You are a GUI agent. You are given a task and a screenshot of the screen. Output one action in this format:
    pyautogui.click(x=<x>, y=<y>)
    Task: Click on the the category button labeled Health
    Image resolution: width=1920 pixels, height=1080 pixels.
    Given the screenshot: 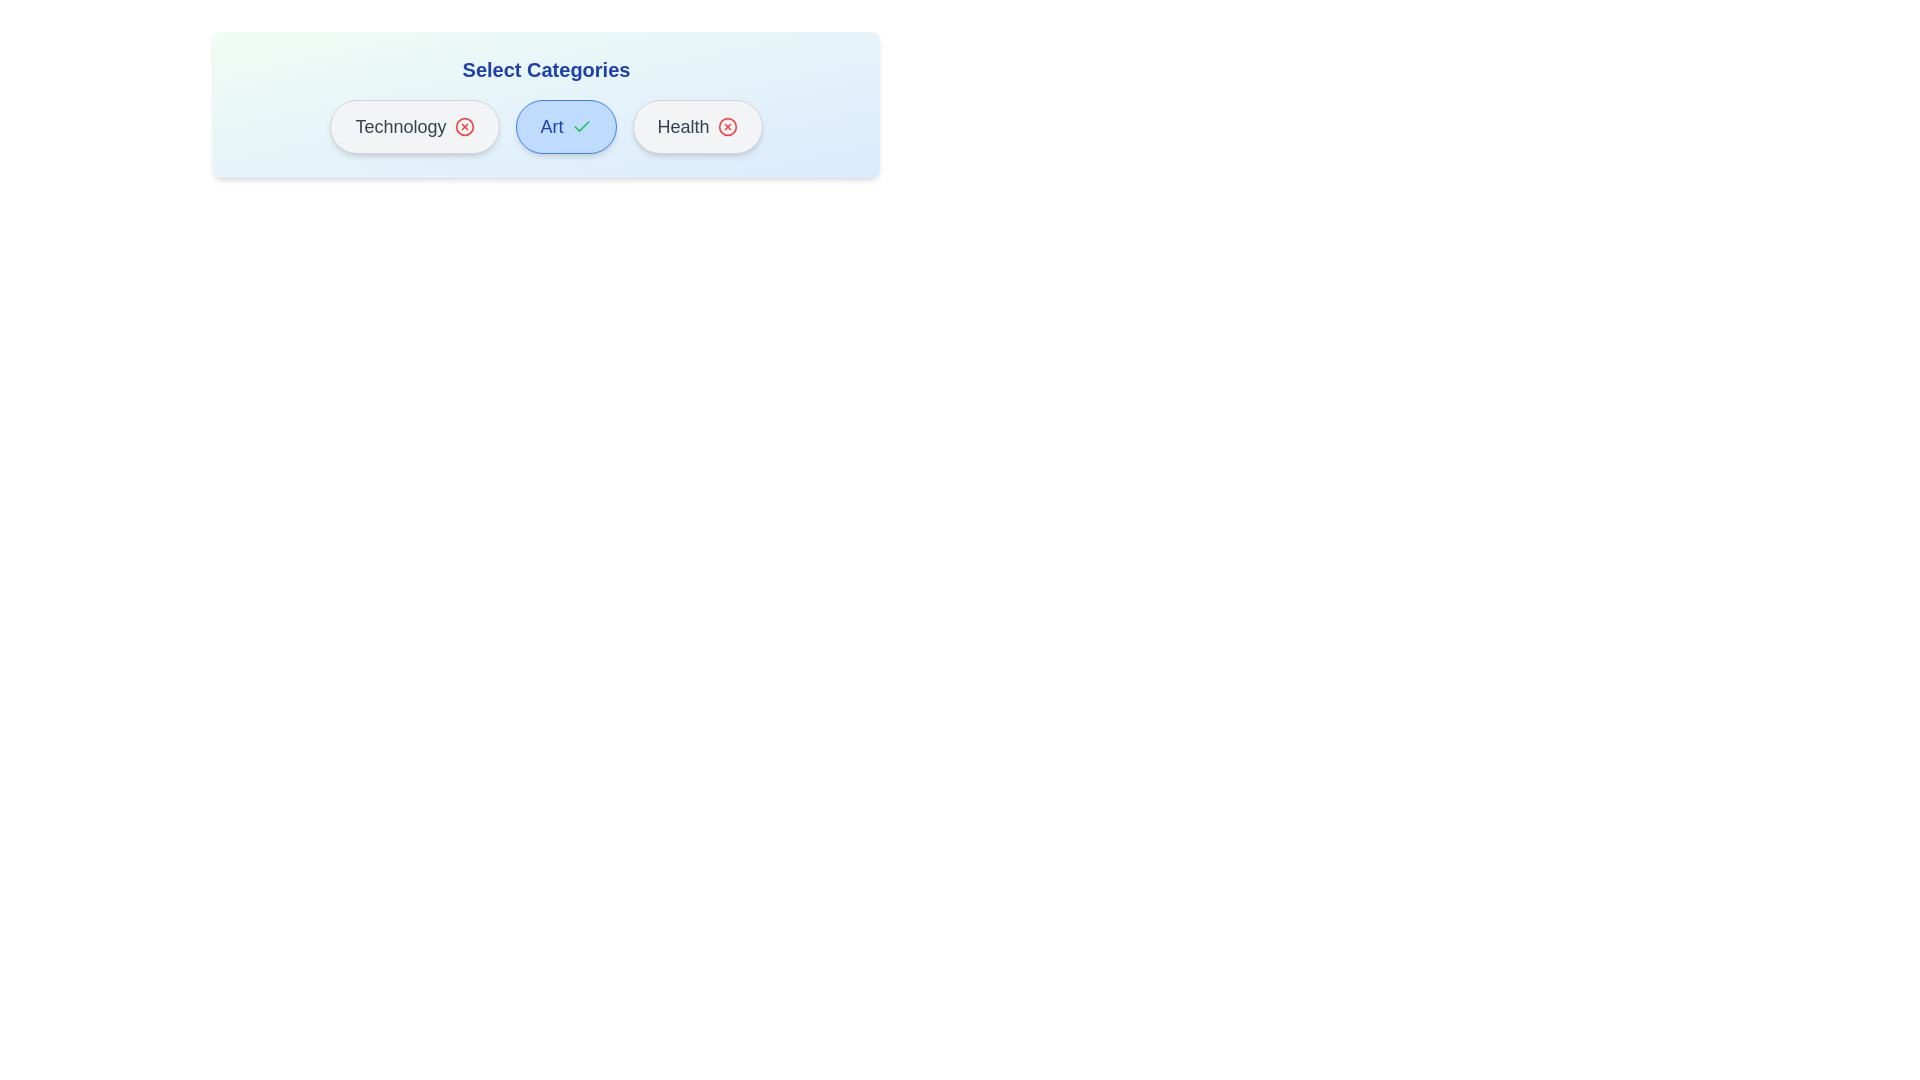 What is the action you would take?
    pyautogui.click(x=697, y=127)
    